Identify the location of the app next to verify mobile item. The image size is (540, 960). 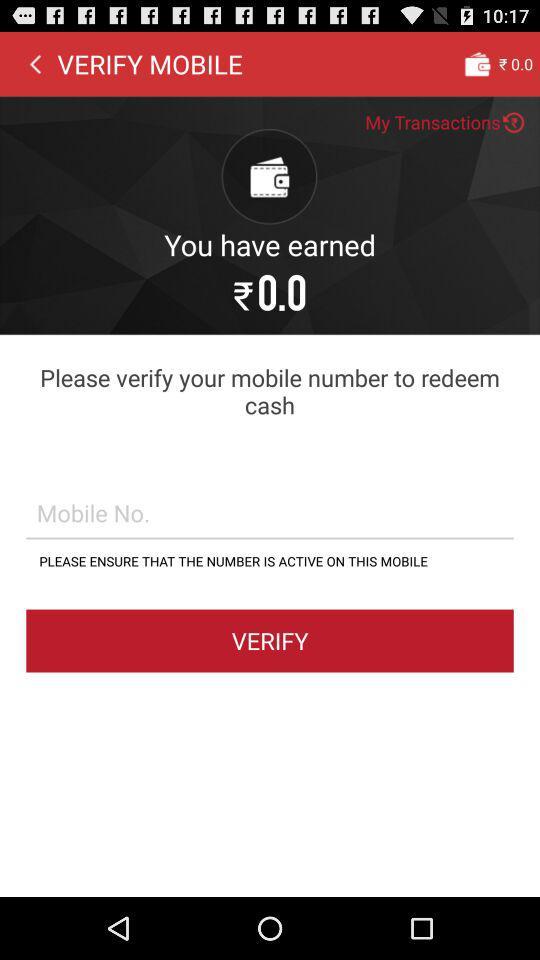
(476, 63).